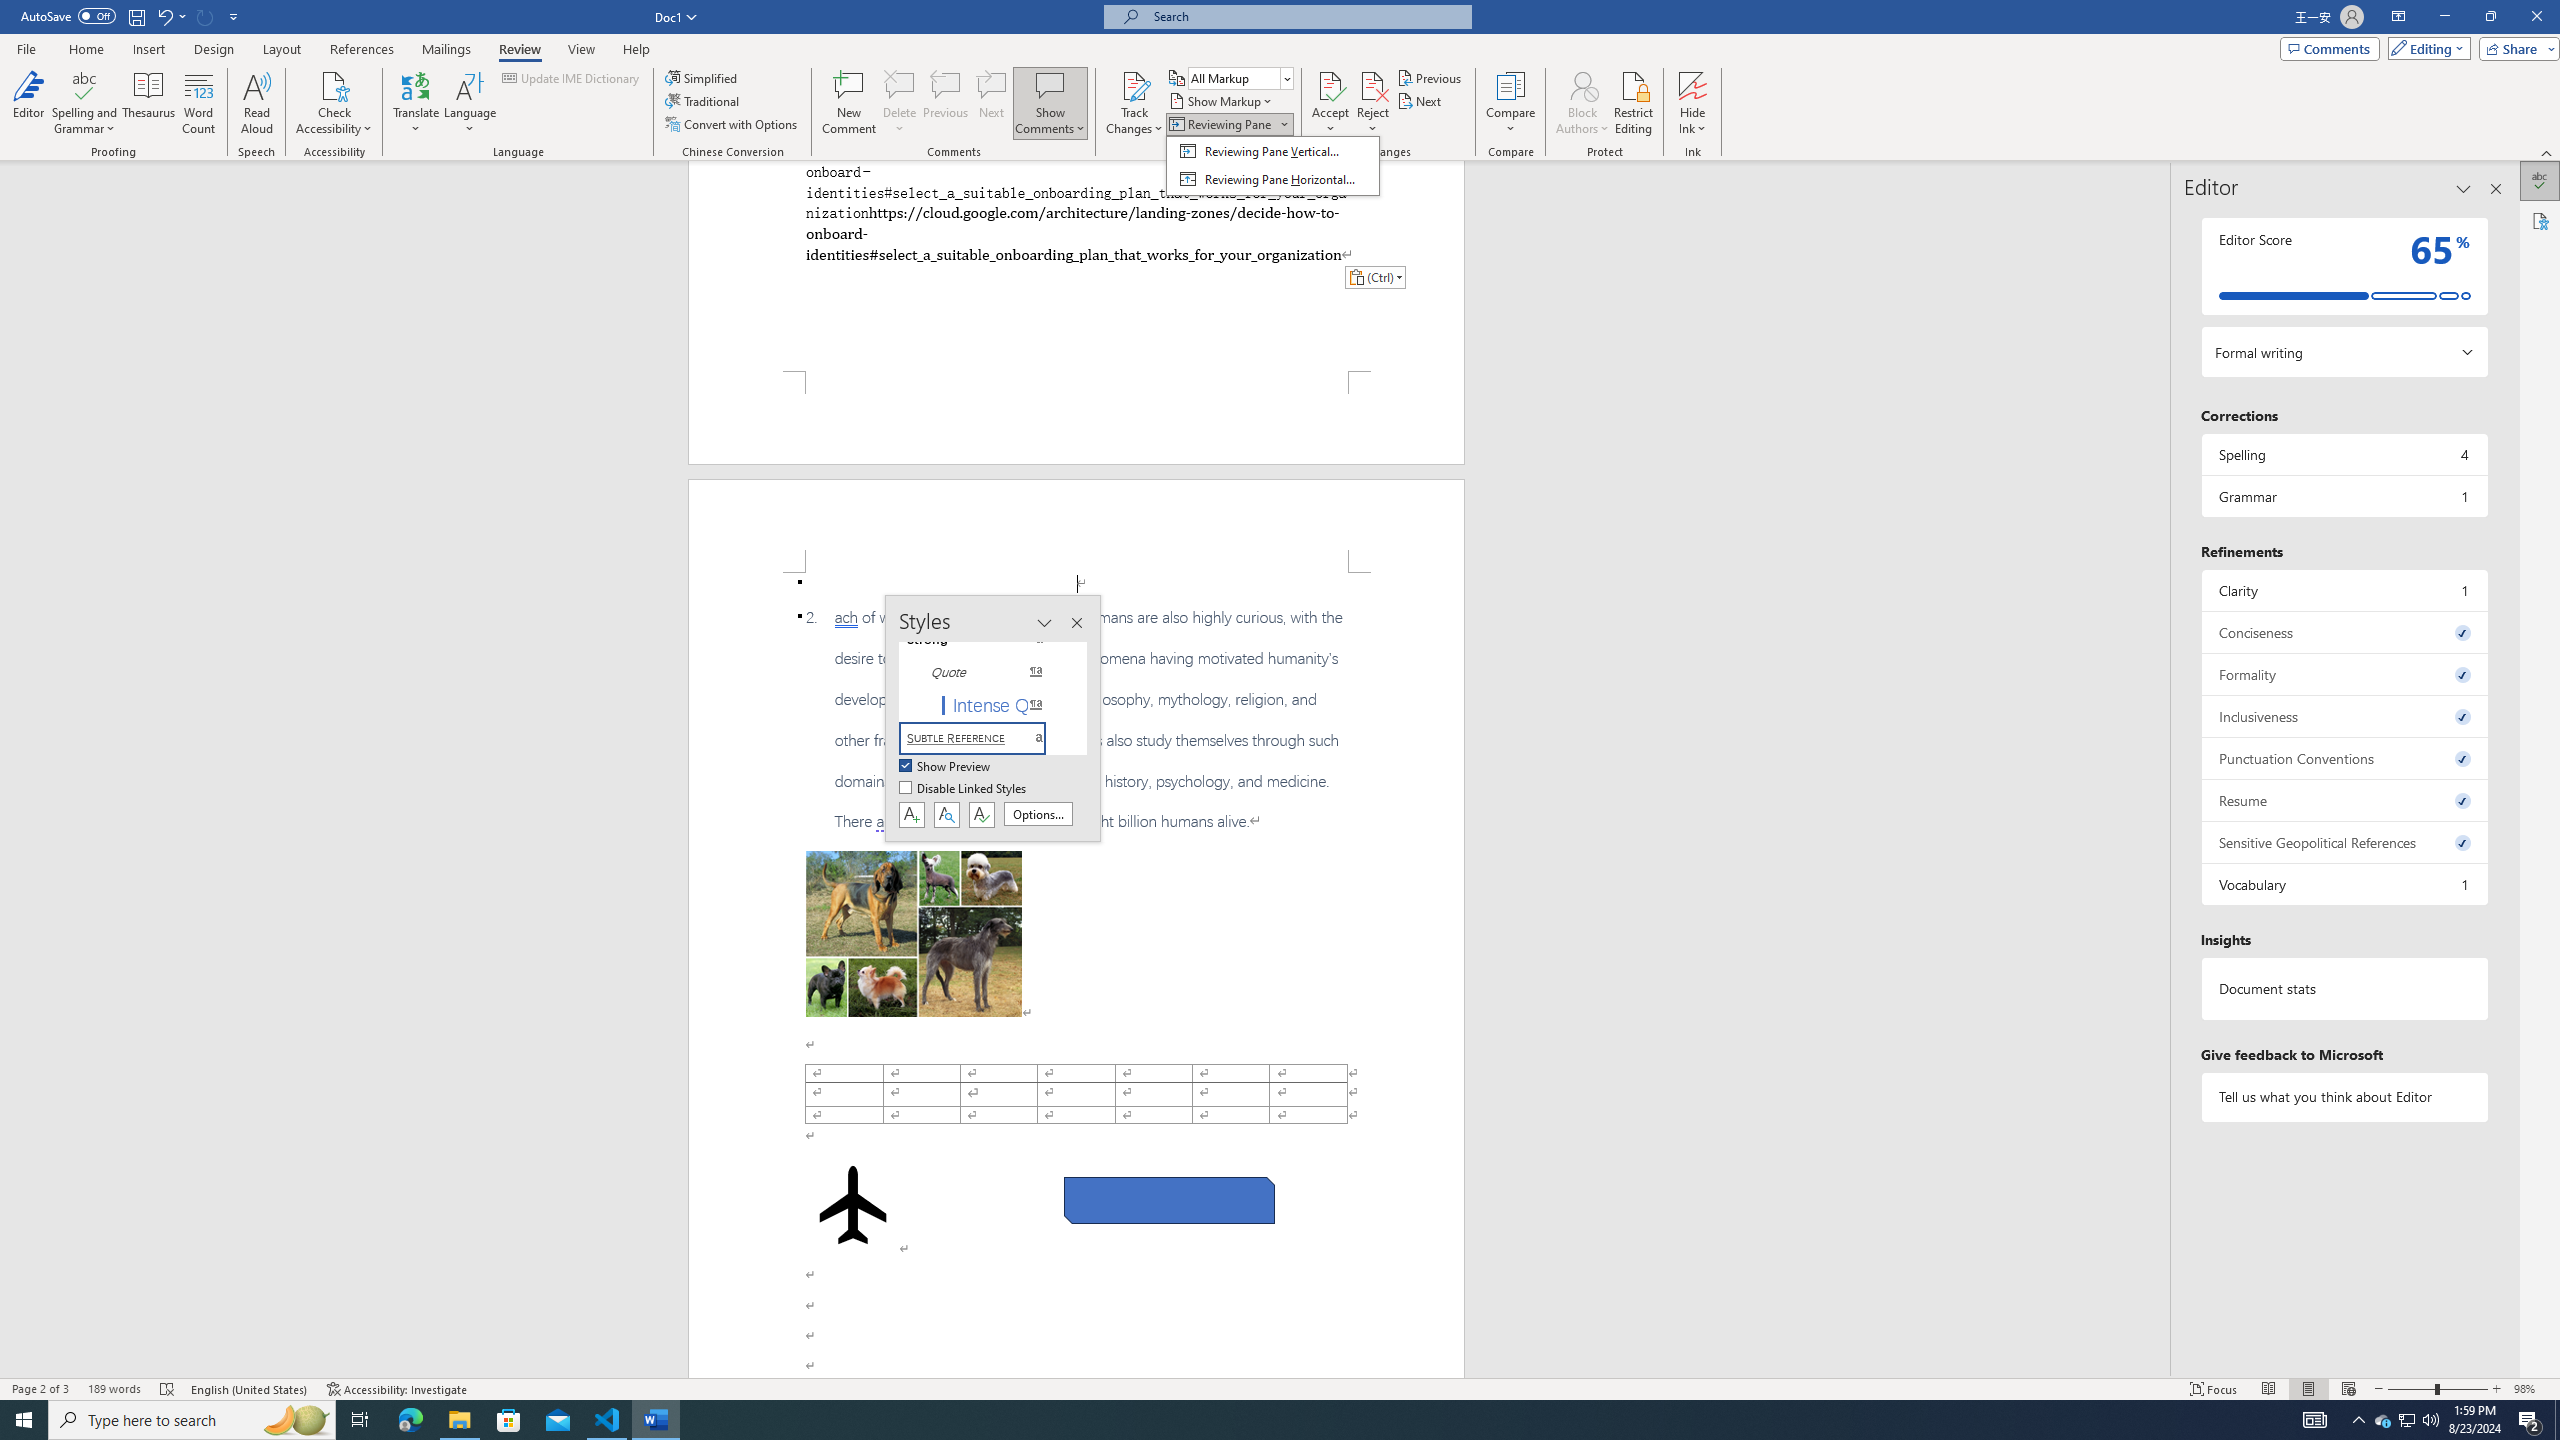 This screenshot has height=1440, width=2560. Describe the element at coordinates (148, 103) in the screenshot. I see `'Thesaurus...'` at that location.